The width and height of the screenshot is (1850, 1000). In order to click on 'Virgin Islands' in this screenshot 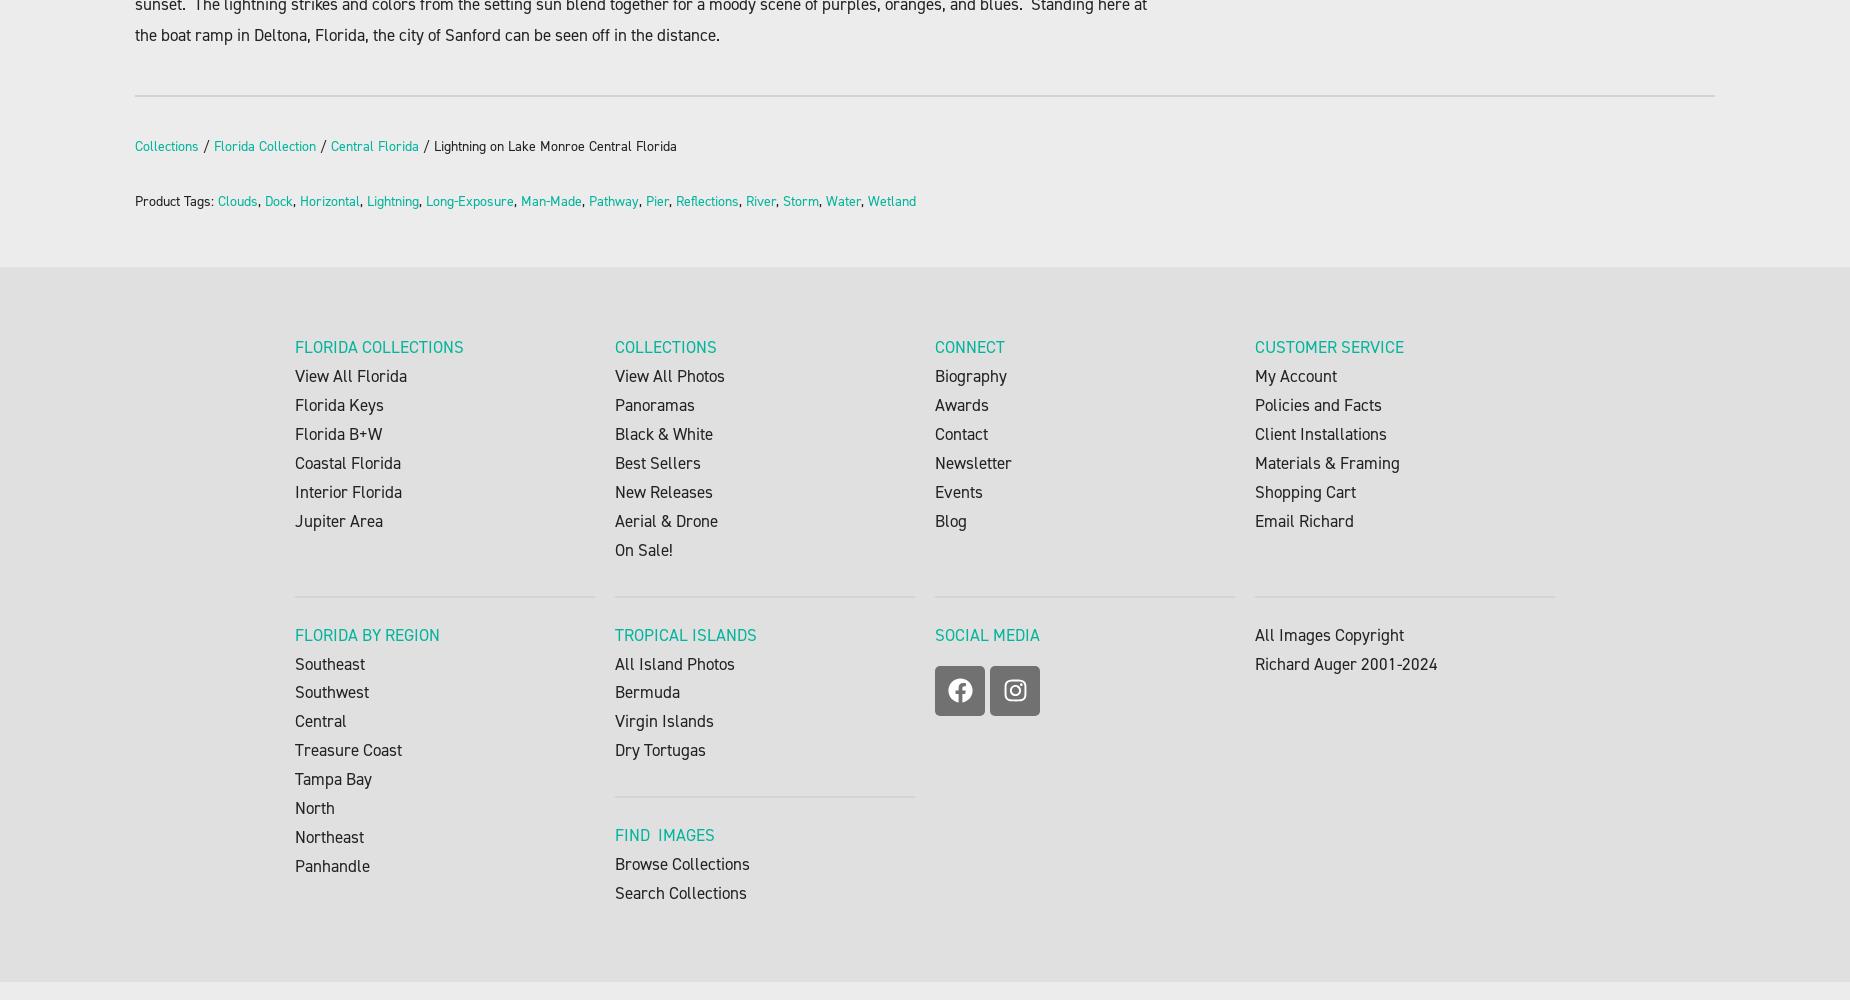, I will do `click(664, 720)`.